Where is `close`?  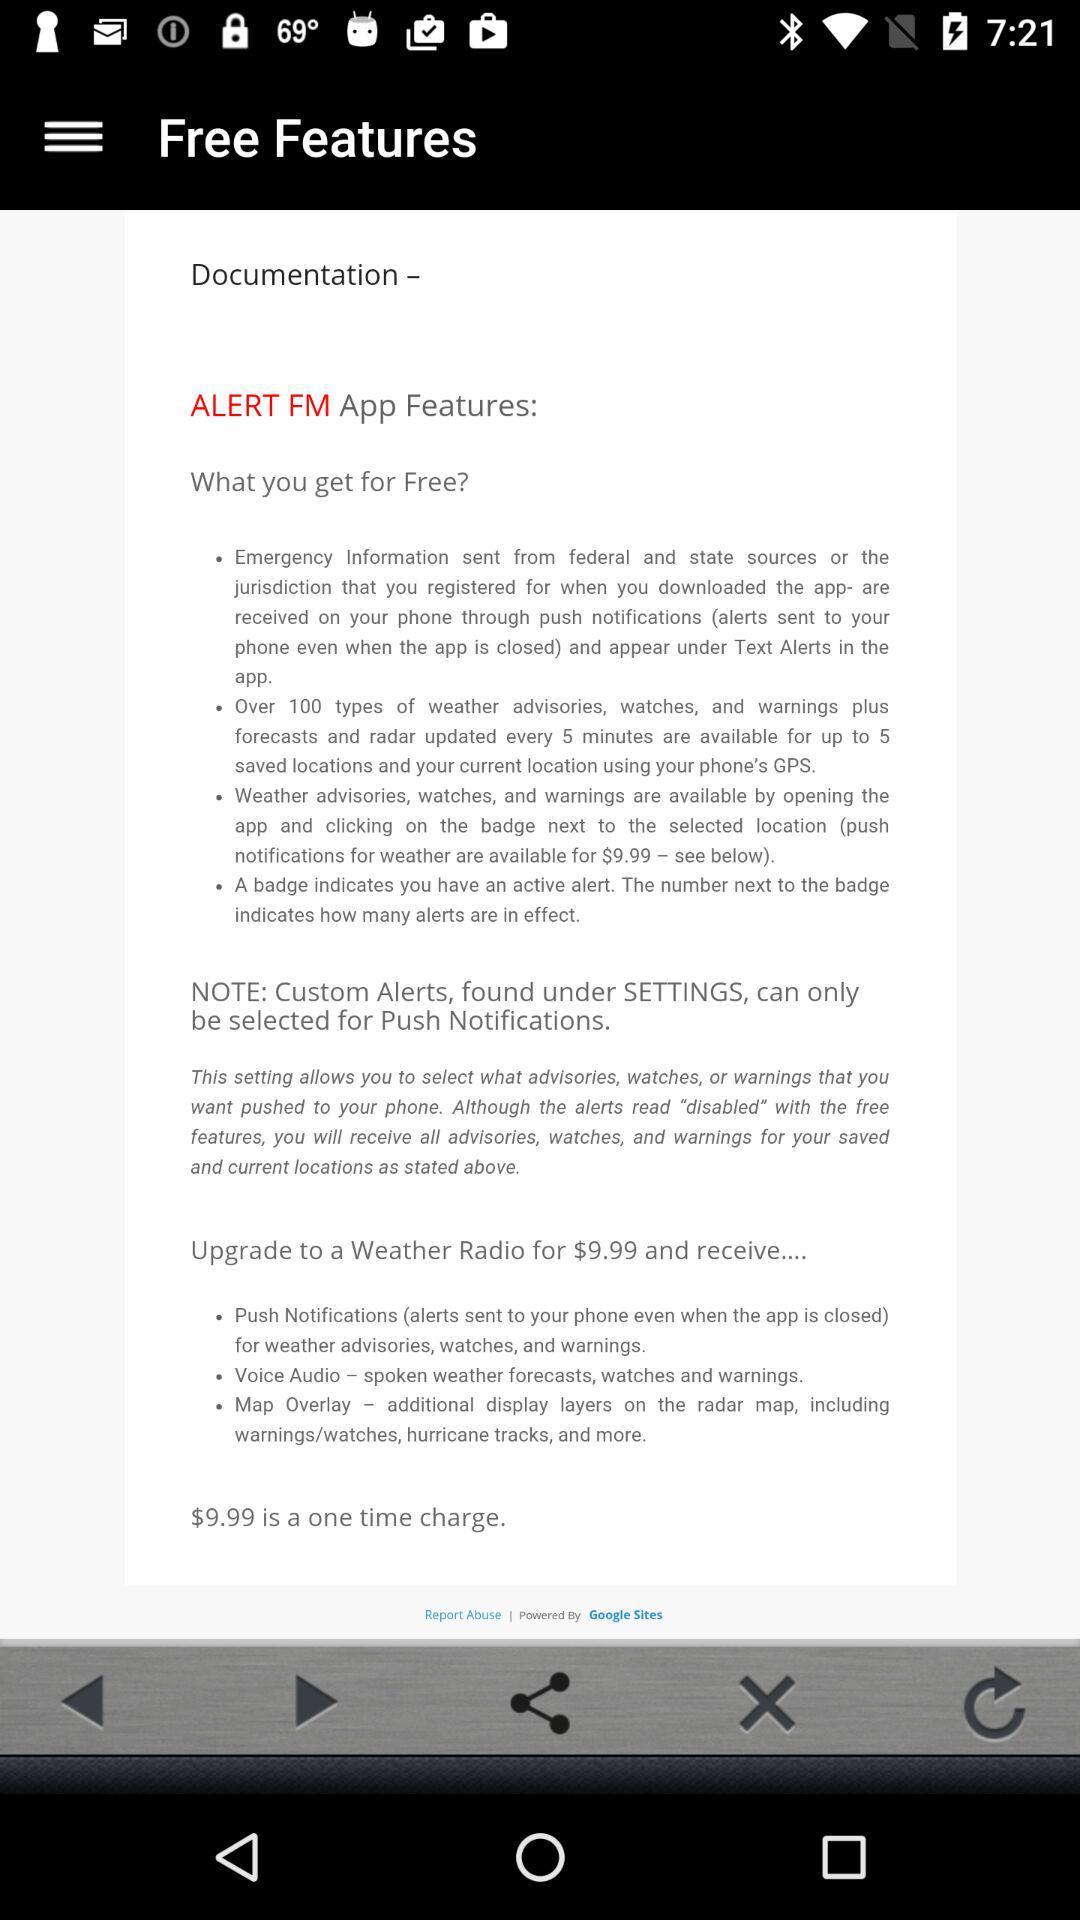 close is located at coordinates (766, 1702).